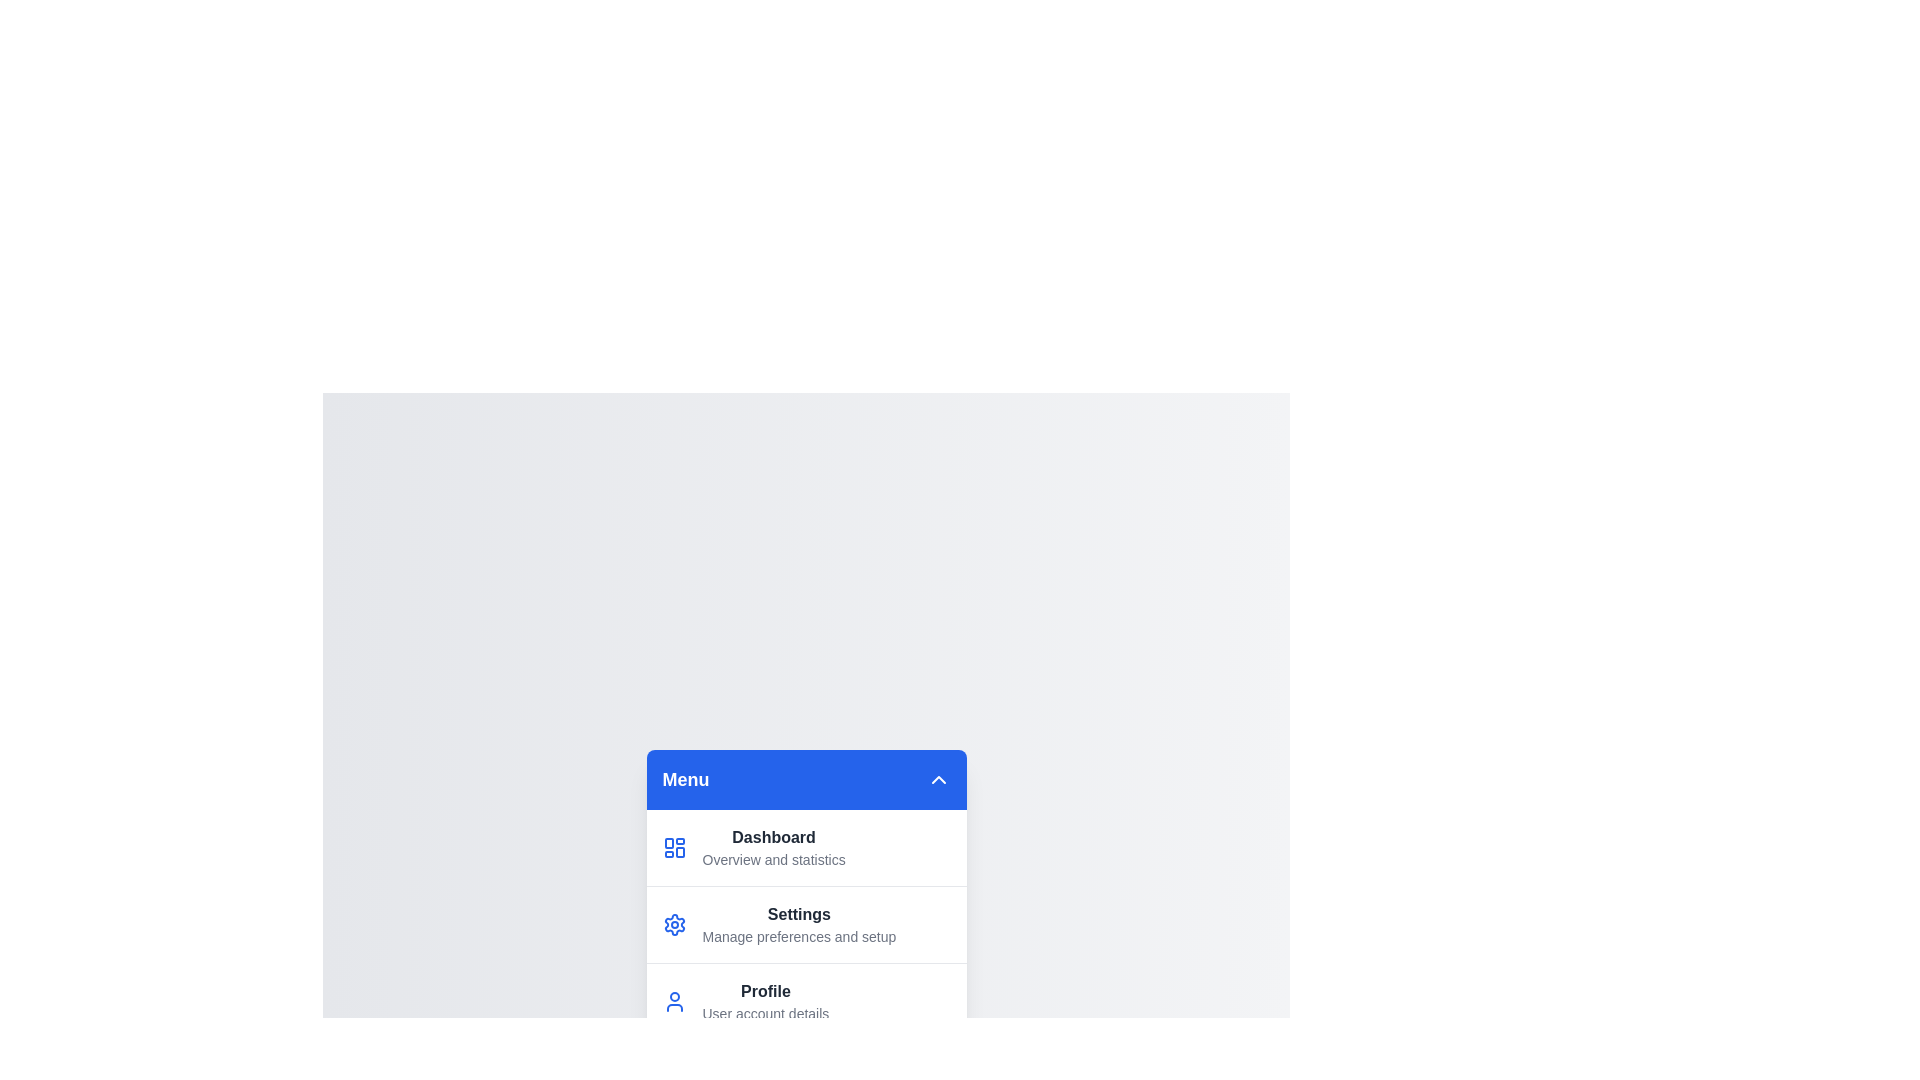 The height and width of the screenshot is (1080, 1920). I want to click on the icon corresponding to the menu item 'Settings', so click(674, 924).